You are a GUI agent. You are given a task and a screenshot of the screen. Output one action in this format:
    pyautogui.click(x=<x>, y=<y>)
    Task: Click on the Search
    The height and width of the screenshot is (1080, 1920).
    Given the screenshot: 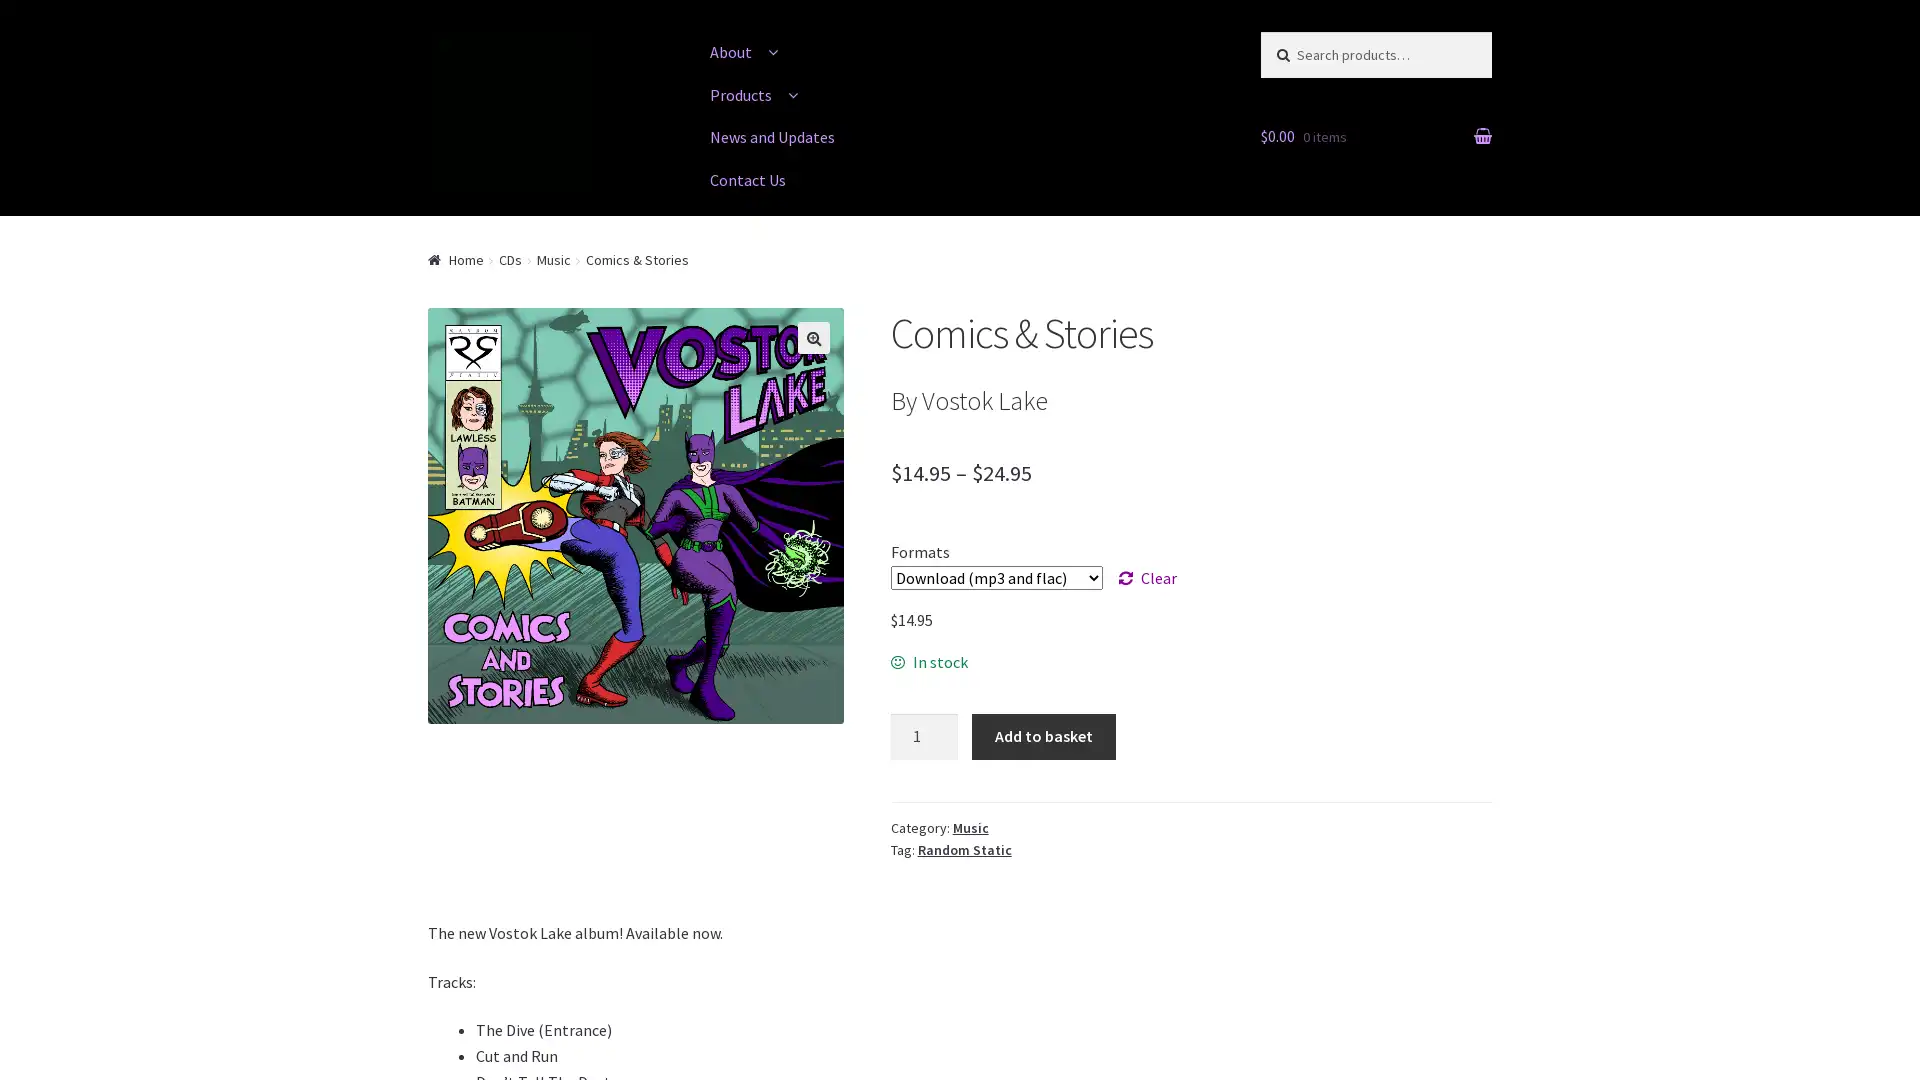 What is the action you would take?
    pyautogui.click(x=1301, y=50)
    